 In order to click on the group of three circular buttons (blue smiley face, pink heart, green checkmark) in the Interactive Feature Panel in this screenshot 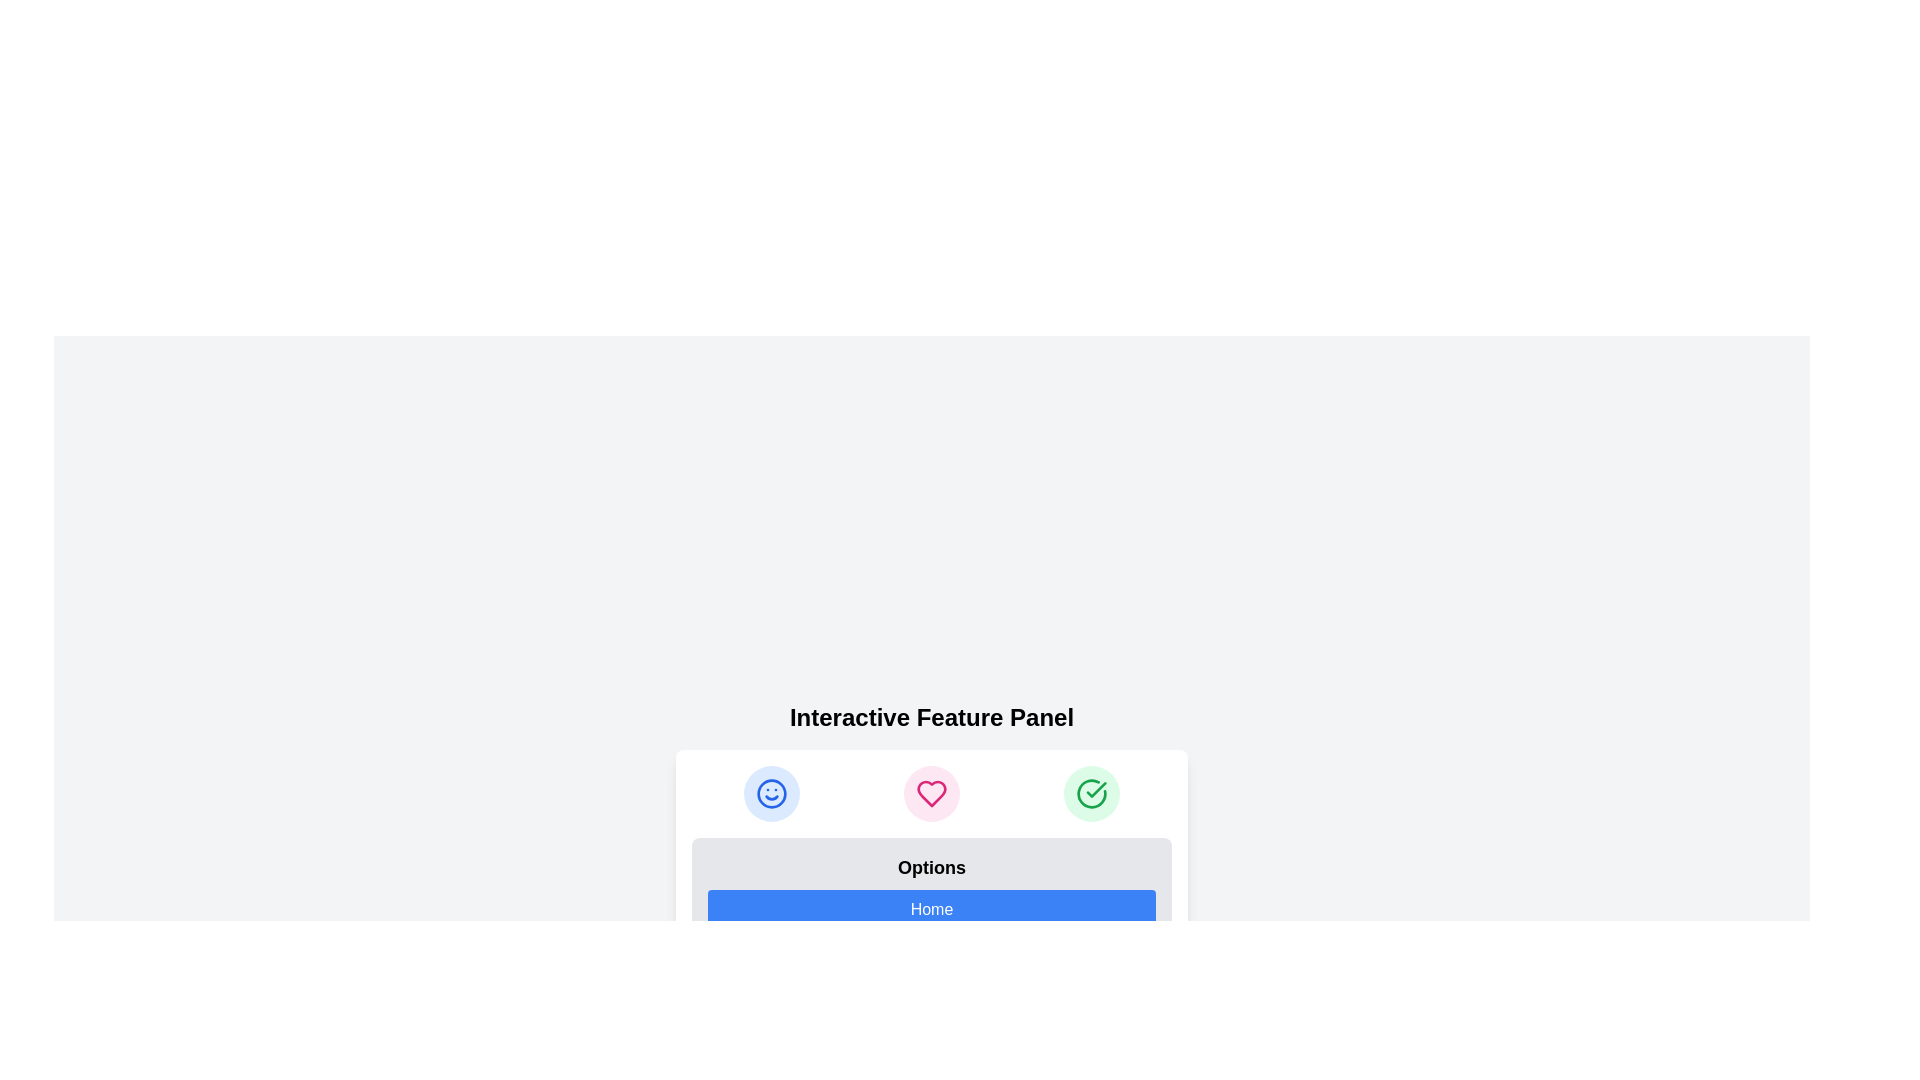, I will do `click(930, 793)`.